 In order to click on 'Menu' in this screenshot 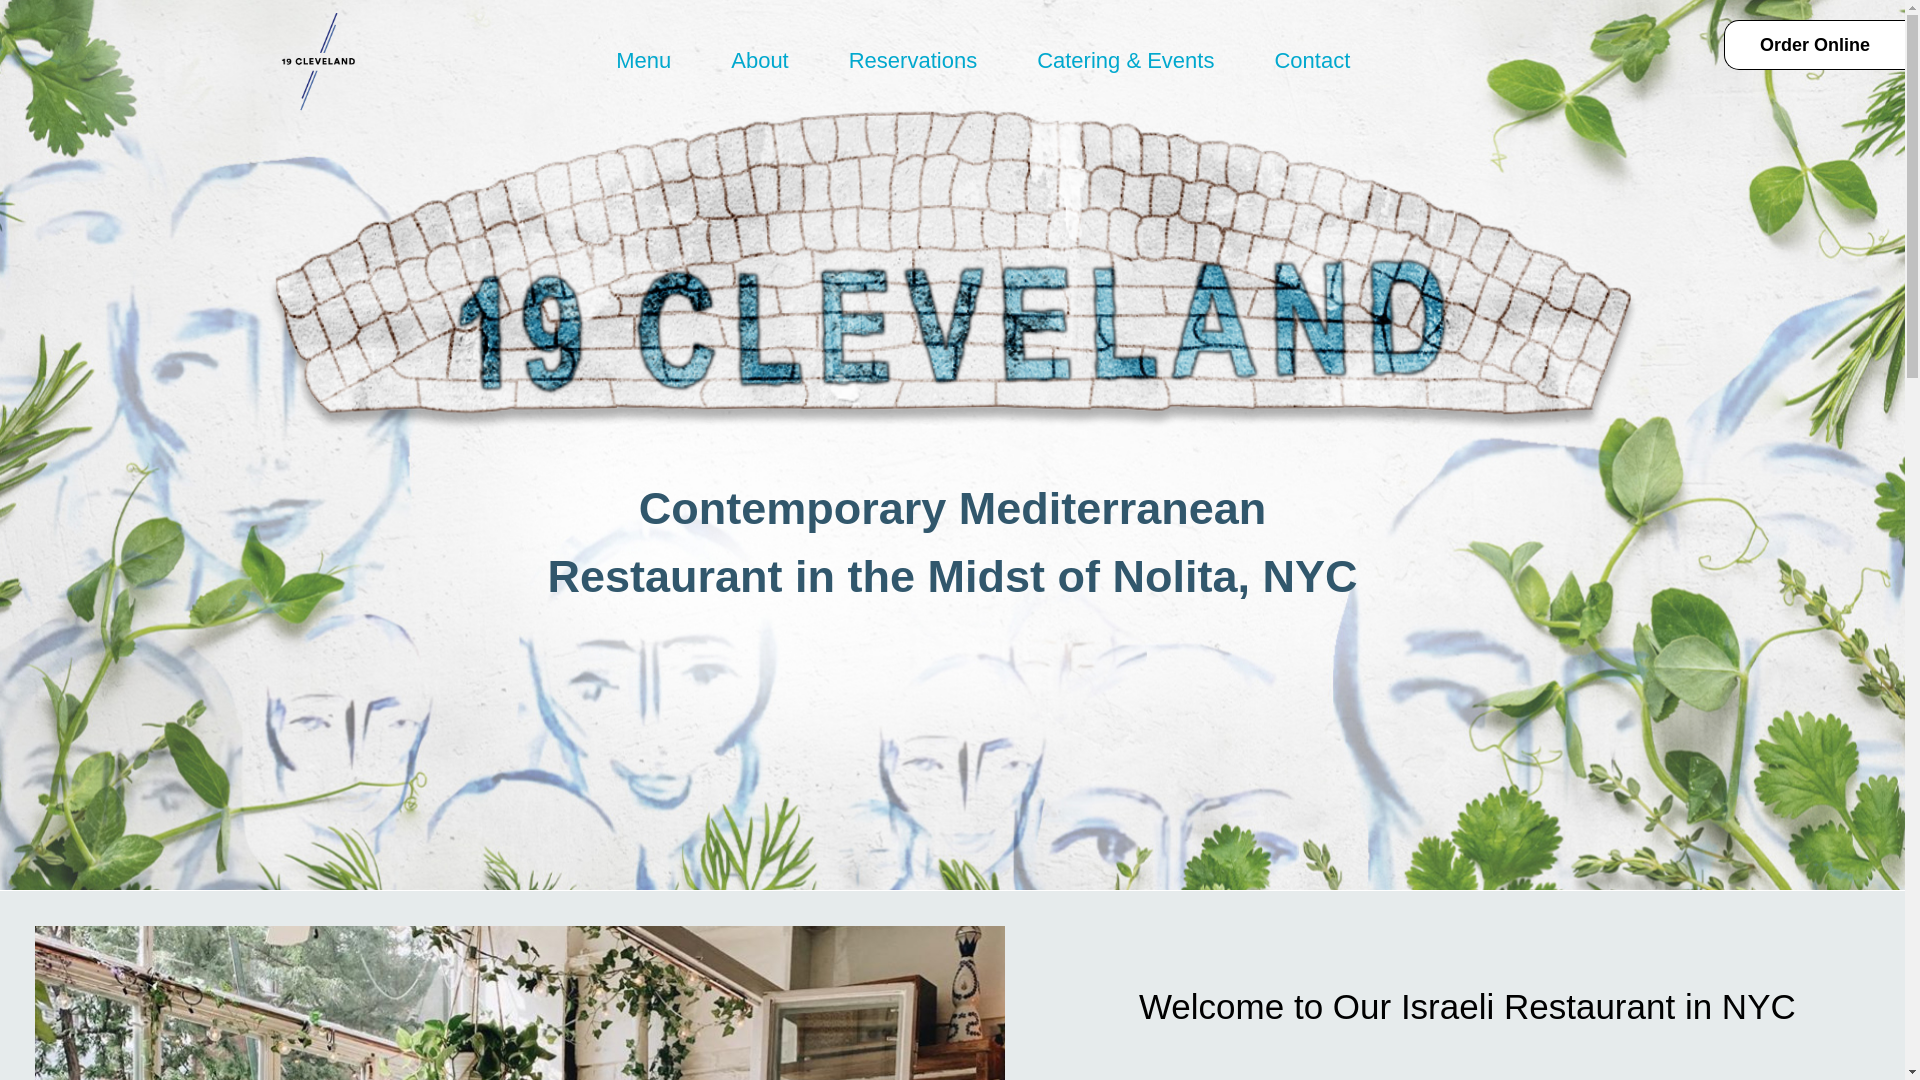, I will do `click(594, 60)`.